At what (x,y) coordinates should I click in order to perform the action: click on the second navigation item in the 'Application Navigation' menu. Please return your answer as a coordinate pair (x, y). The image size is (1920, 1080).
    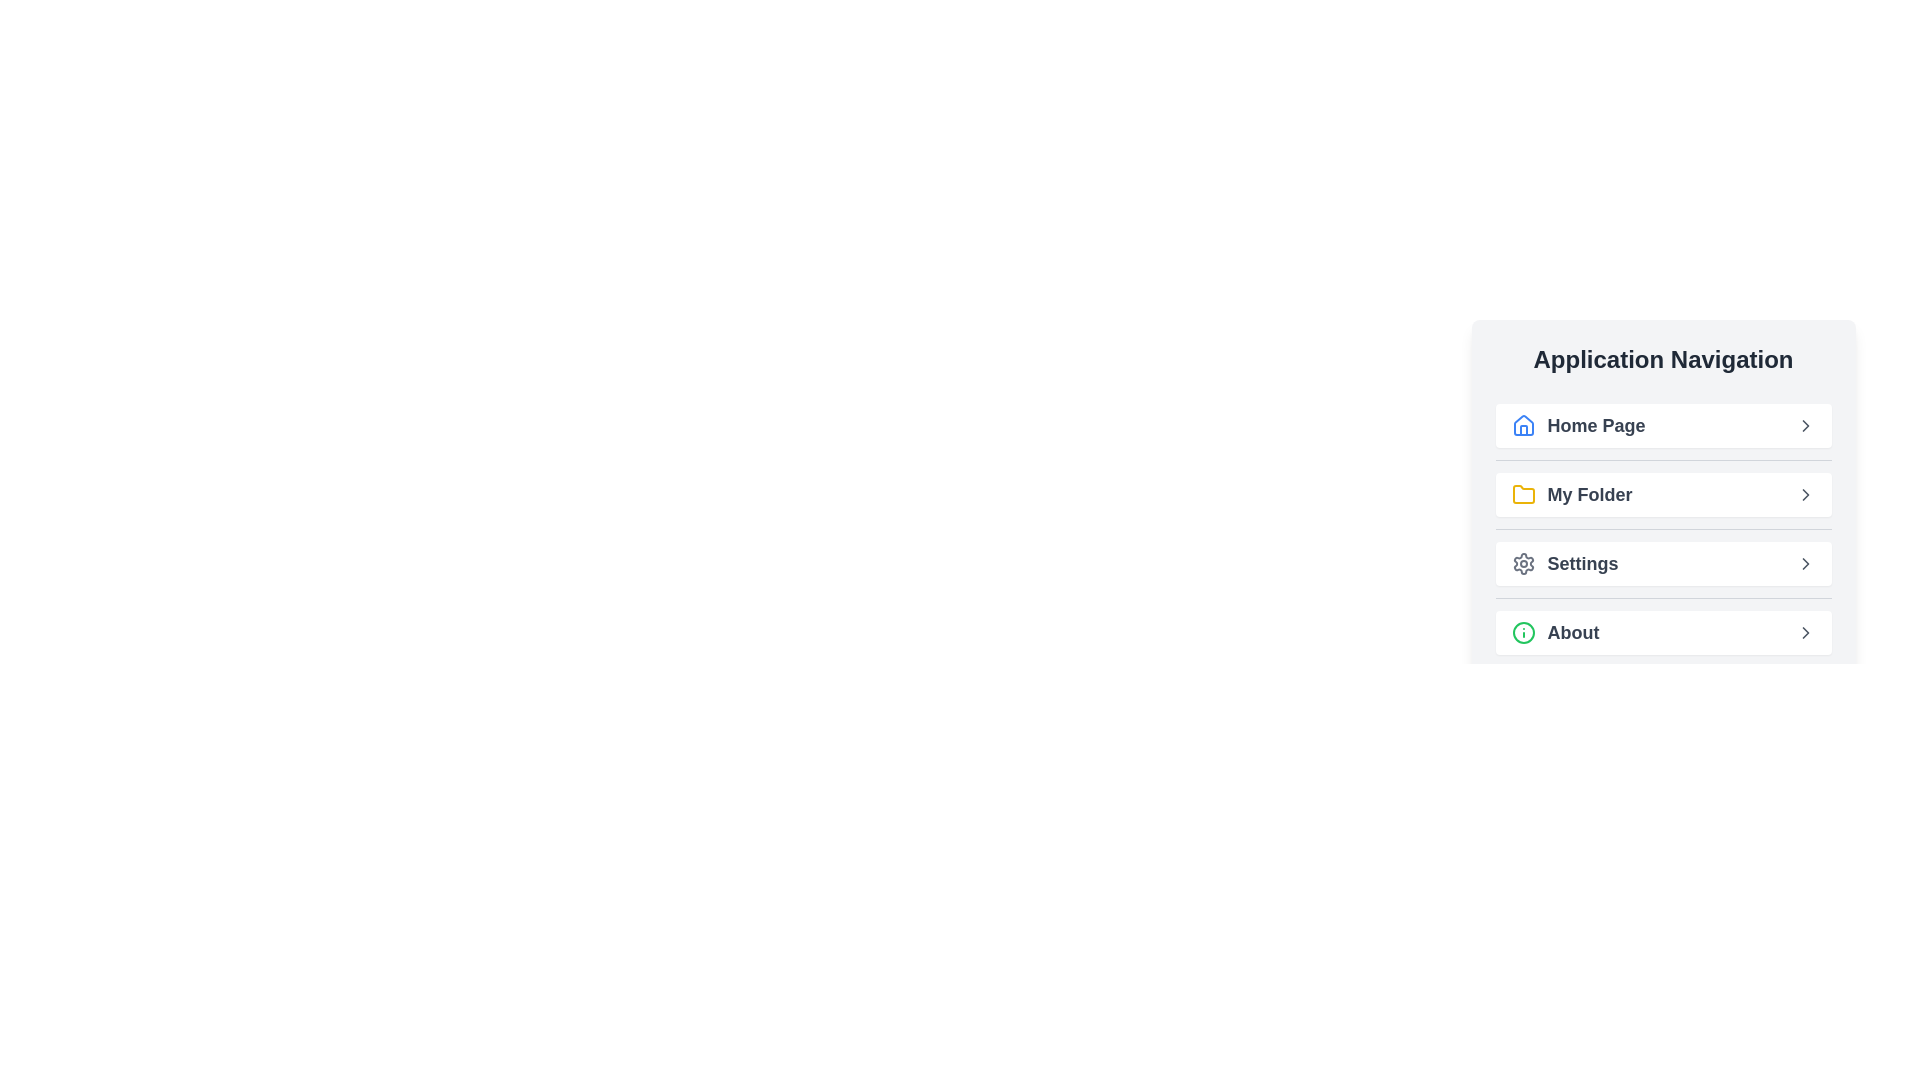
    Looking at the image, I should click on (1663, 528).